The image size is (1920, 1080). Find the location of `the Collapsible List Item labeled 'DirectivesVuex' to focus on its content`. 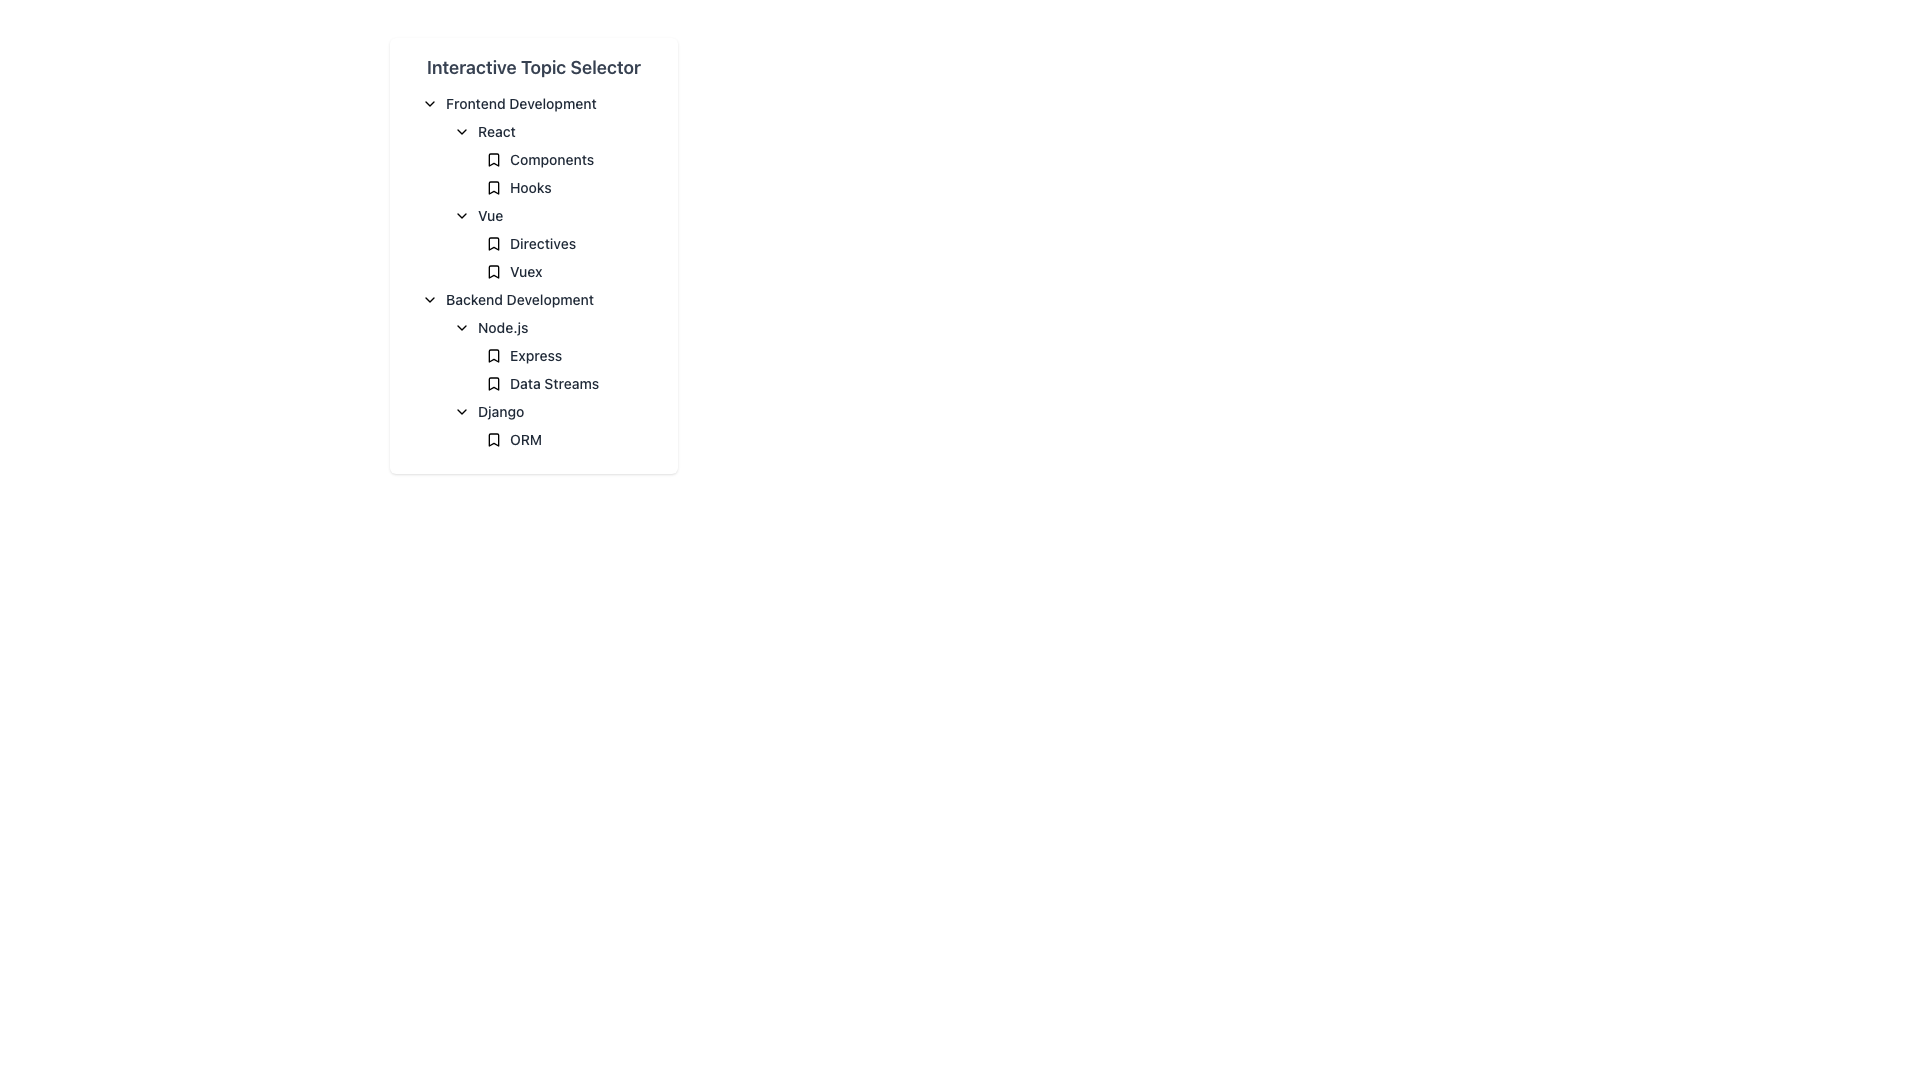

the Collapsible List Item labeled 'DirectivesVuex' to focus on its content is located at coordinates (557, 242).